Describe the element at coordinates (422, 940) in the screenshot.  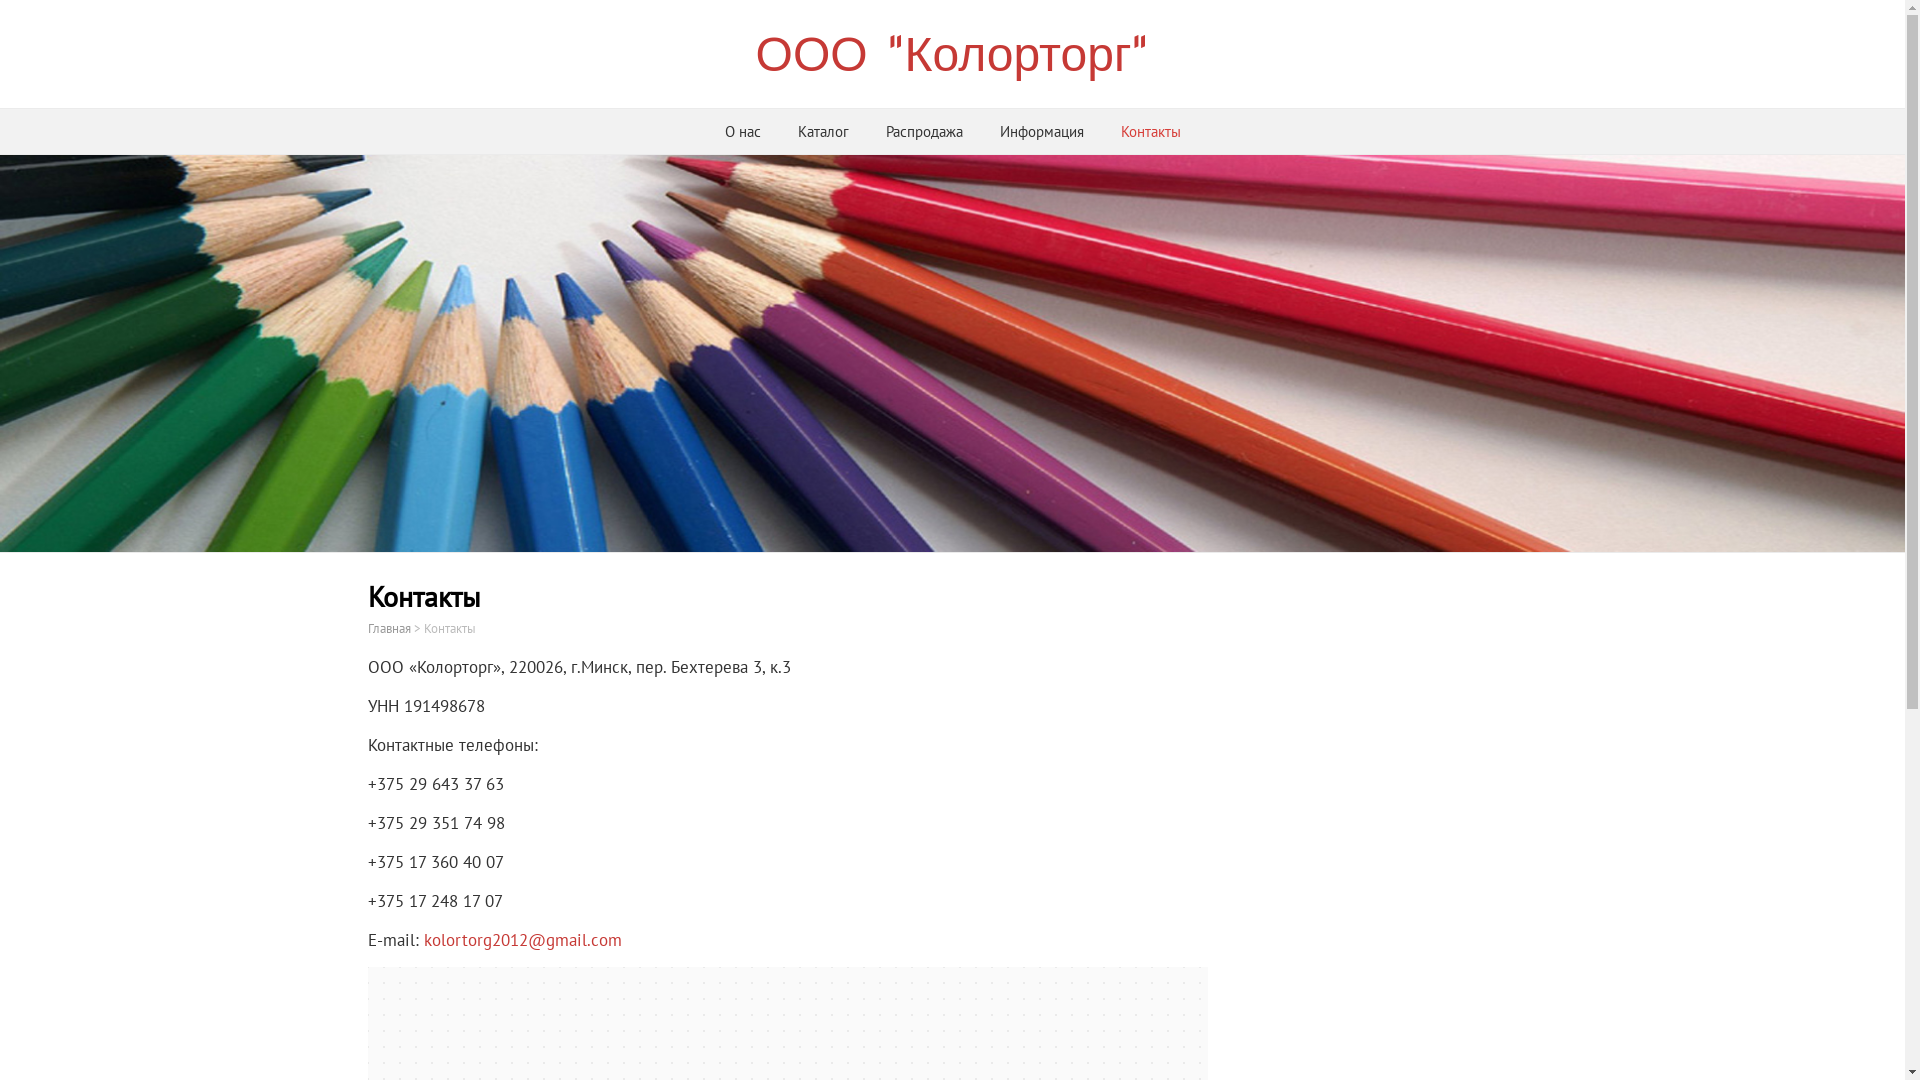
I see `'kolortorg2012@gmail.com'` at that location.